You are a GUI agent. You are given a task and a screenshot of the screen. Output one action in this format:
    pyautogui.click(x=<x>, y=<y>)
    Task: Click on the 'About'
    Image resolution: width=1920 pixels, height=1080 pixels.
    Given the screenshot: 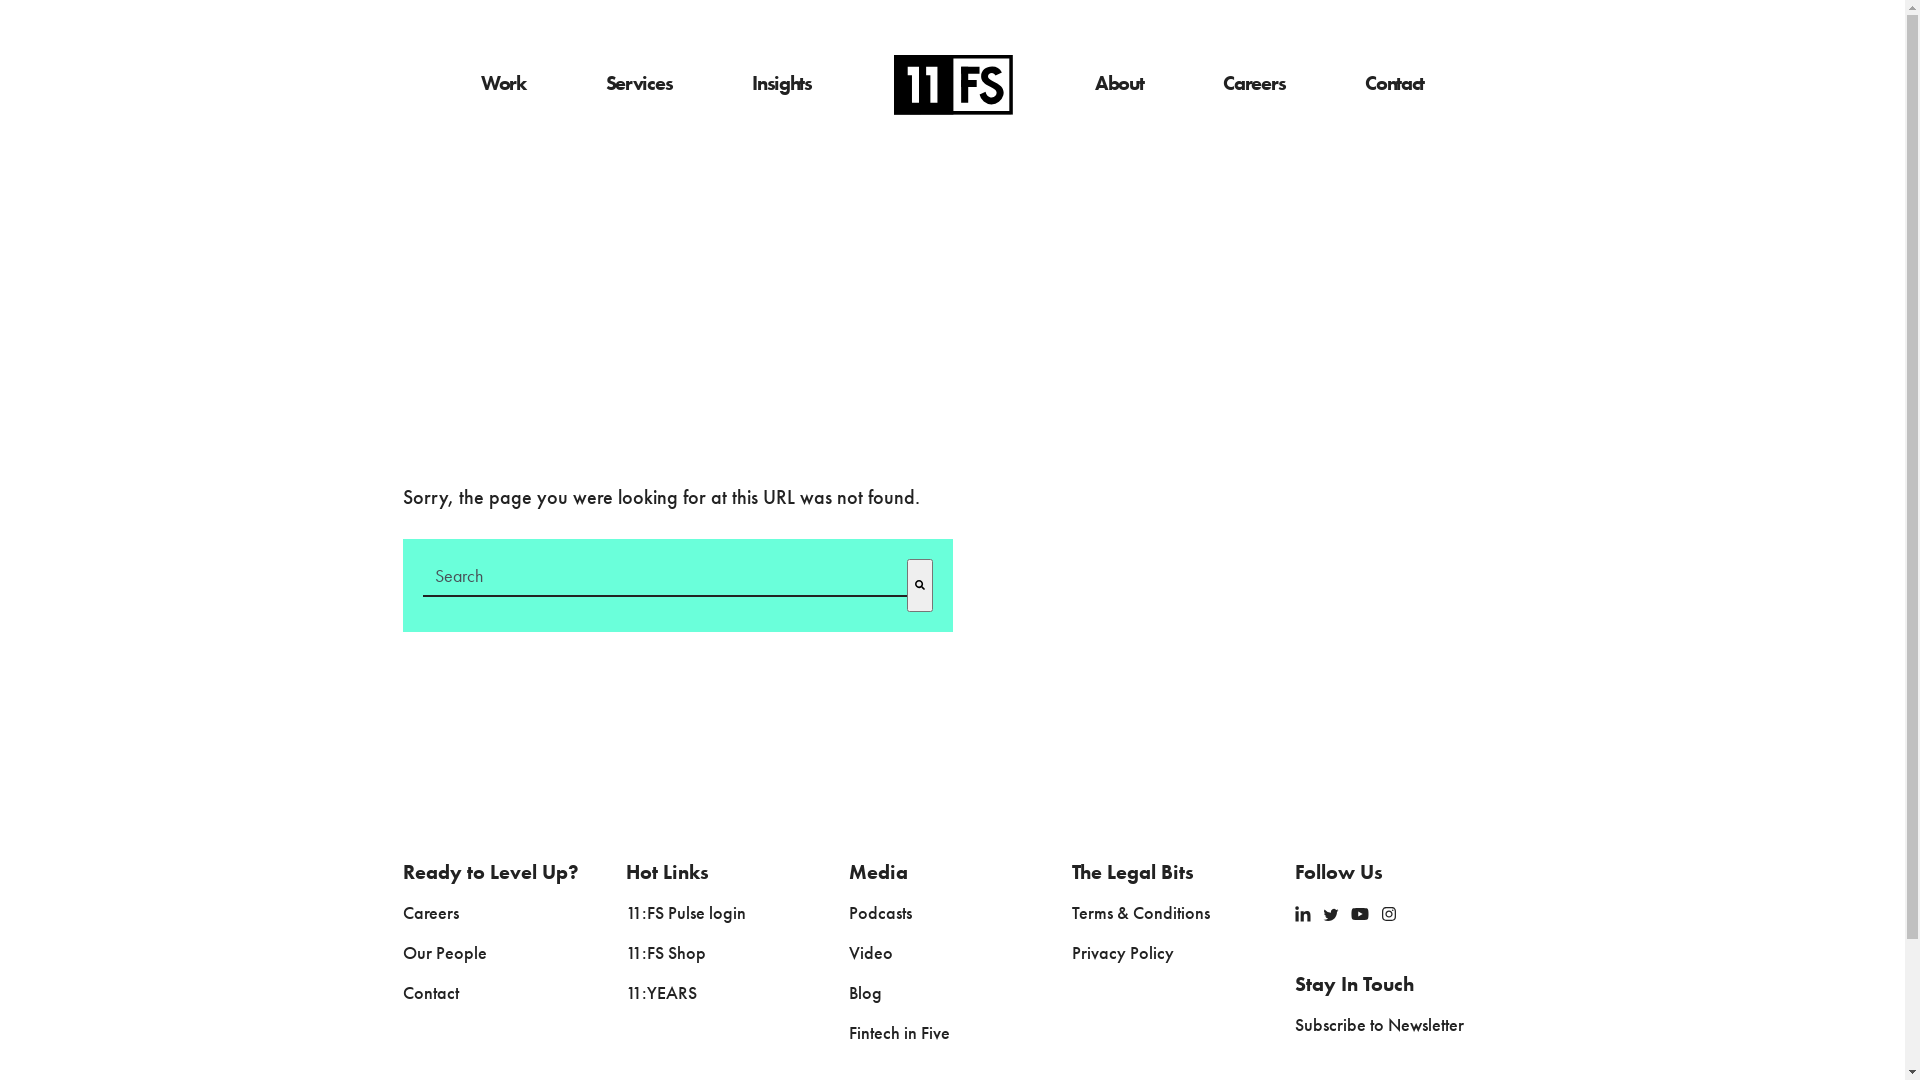 What is the action you would take?
    pyautogui.click(x=1118, y=83)
    